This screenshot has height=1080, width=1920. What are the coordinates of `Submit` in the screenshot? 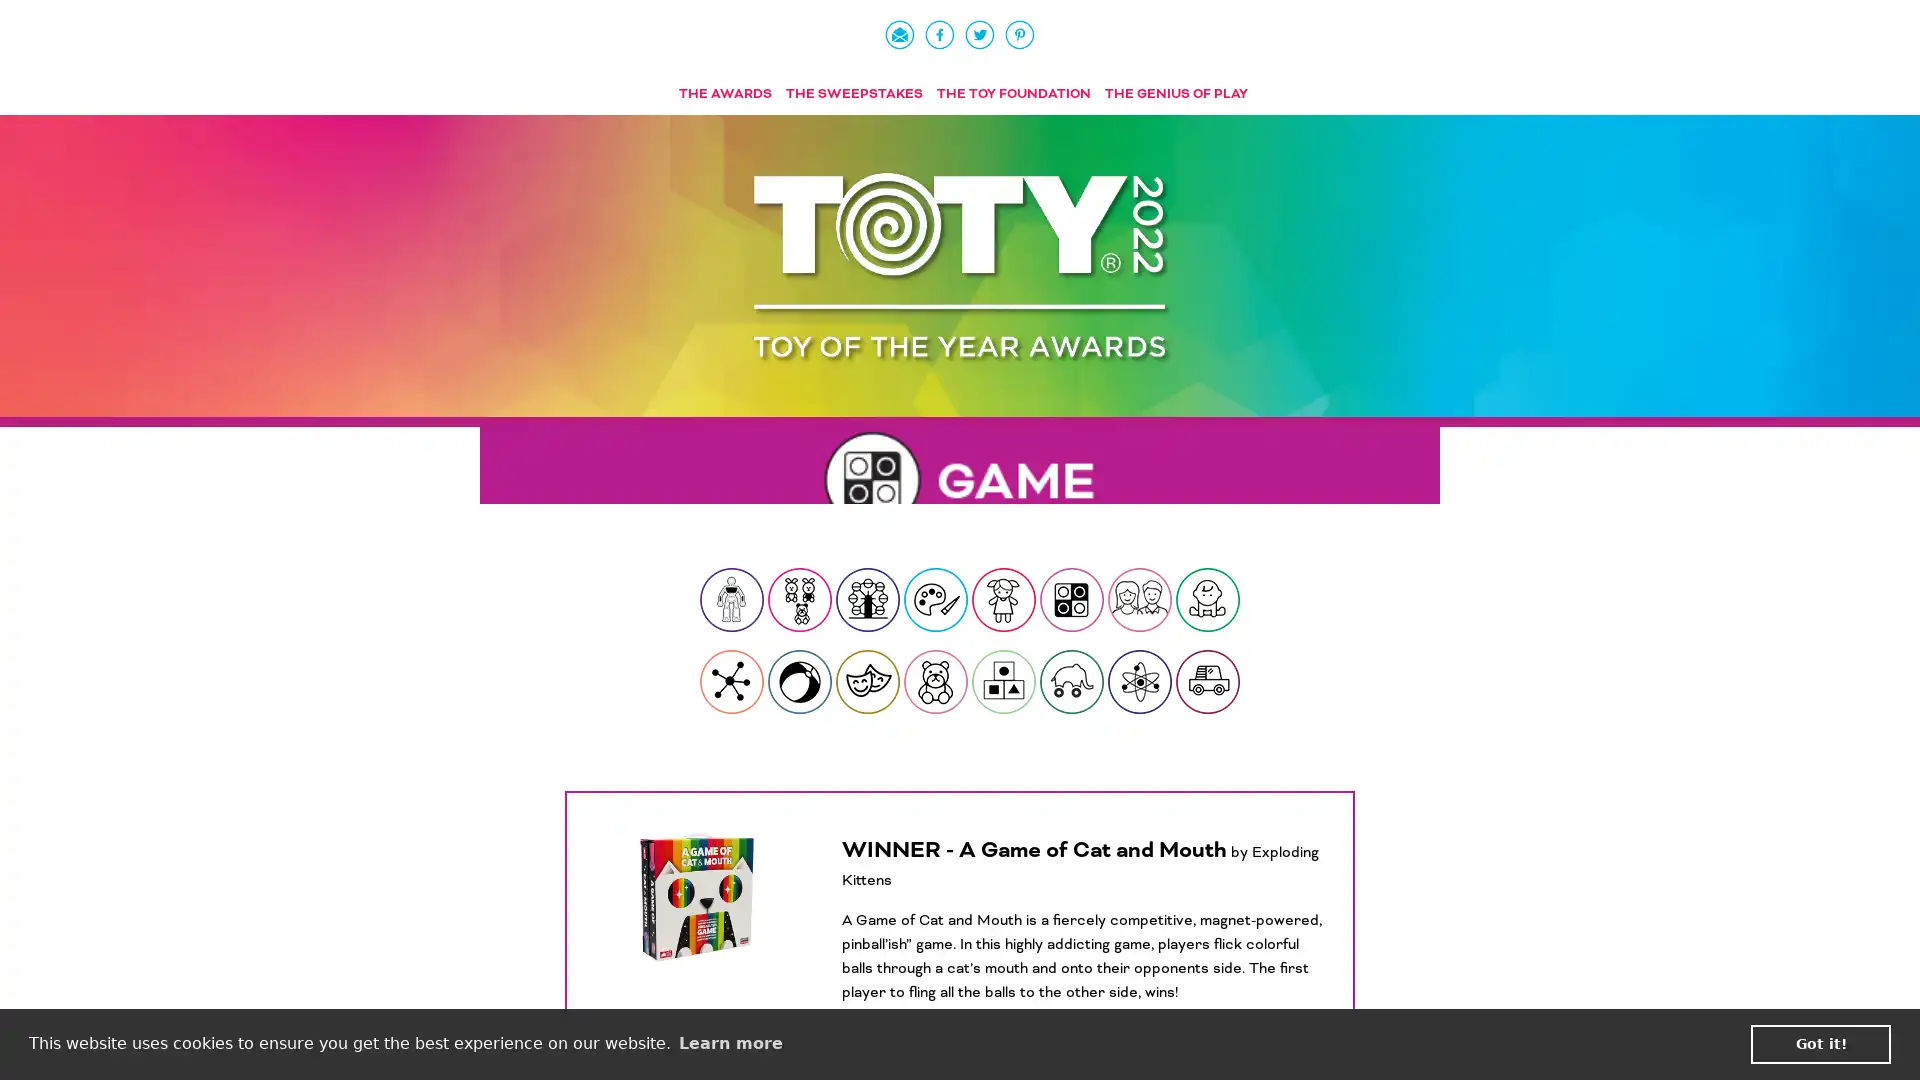 It's located at (730, 599).